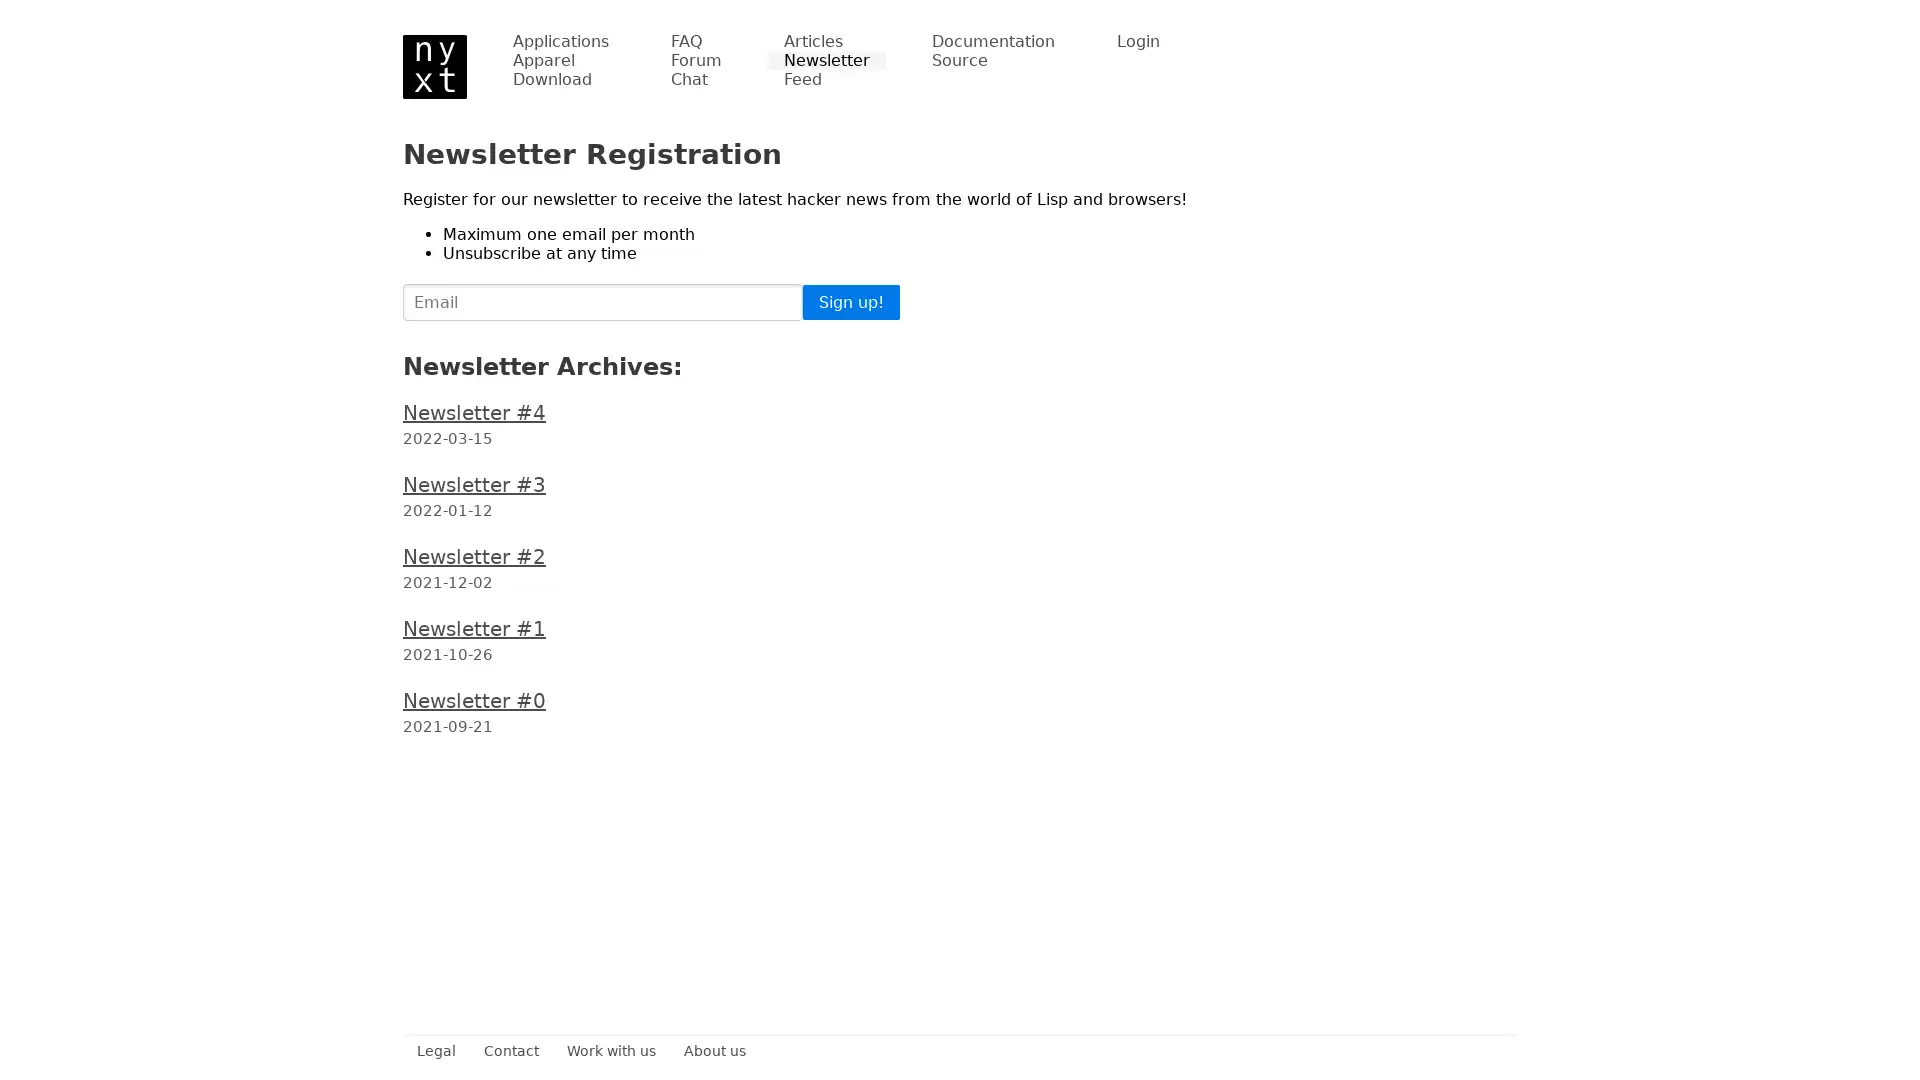 The image size is (1920, 1080). I want to click on Sign up!, so click(851, 302).